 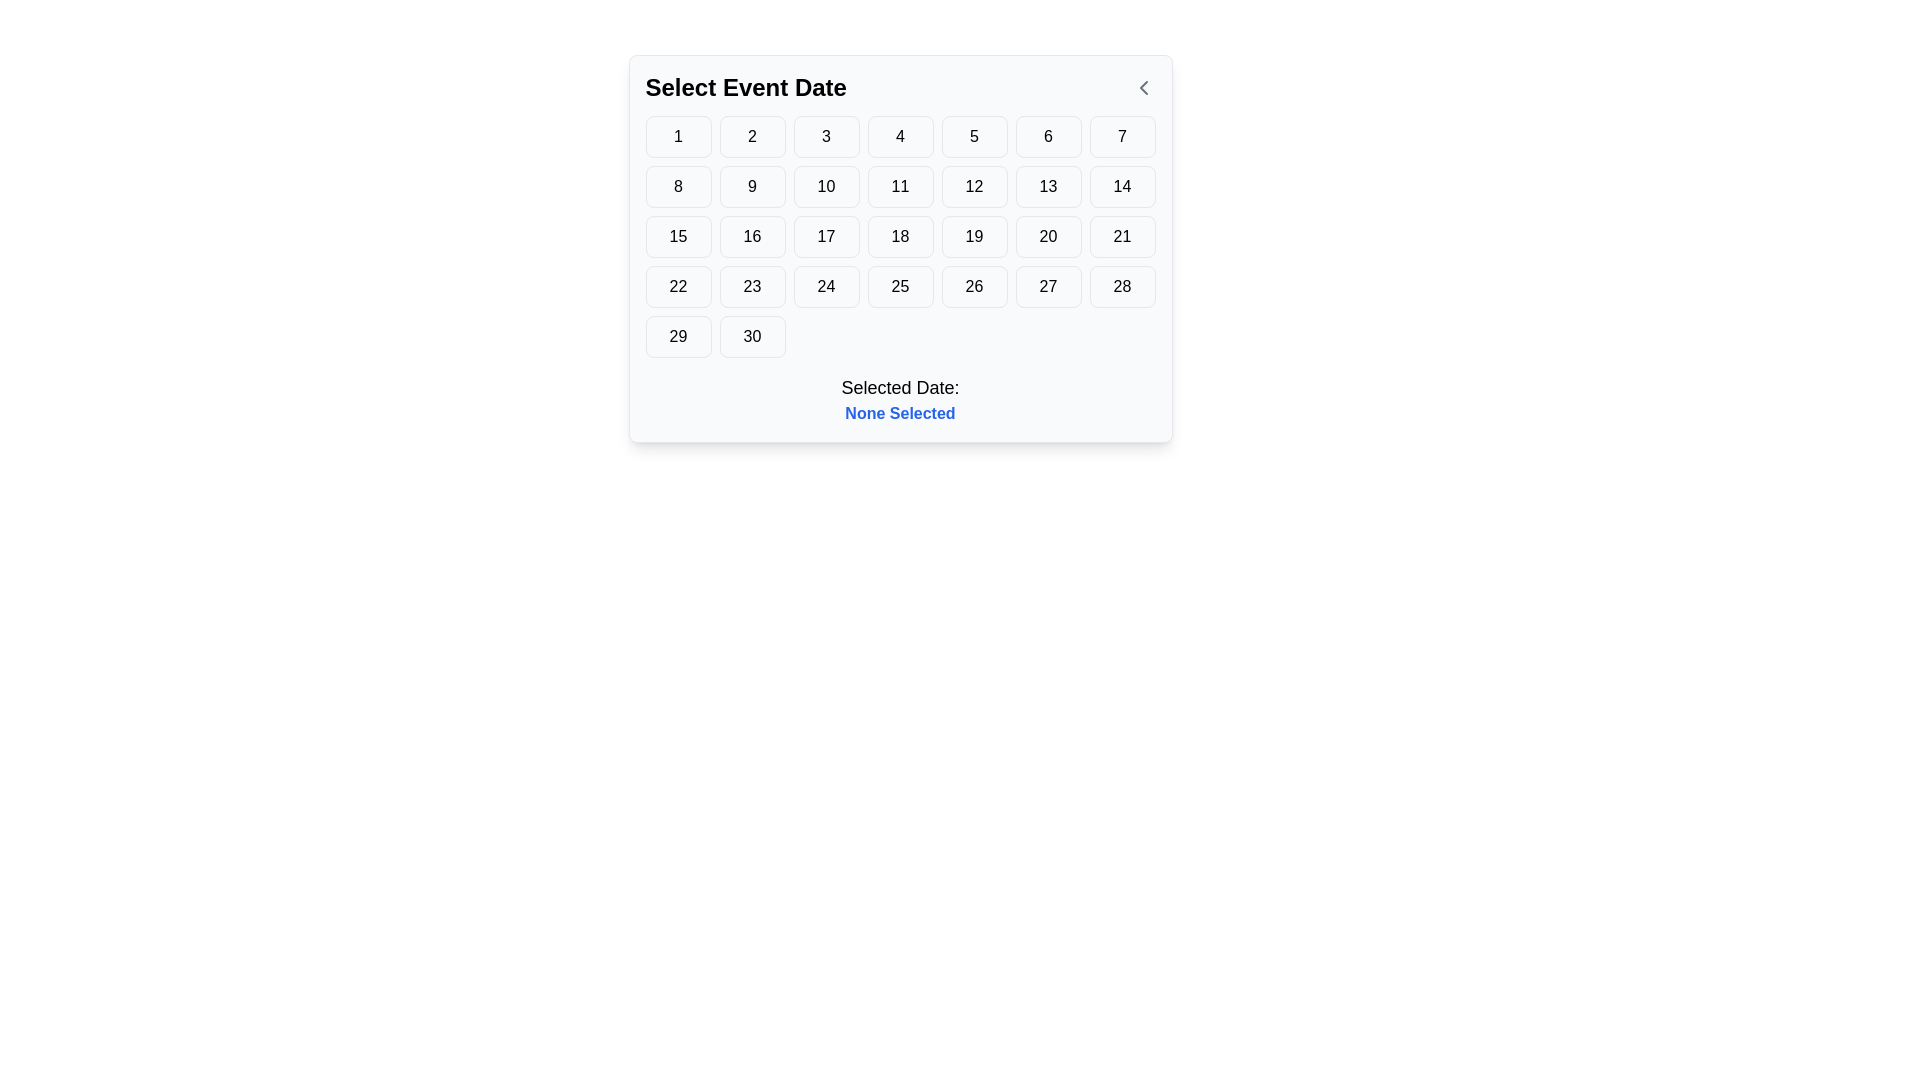 I want to click on the rectangular button with rounded corners displaying the text '22', so click(x=678, y=286).